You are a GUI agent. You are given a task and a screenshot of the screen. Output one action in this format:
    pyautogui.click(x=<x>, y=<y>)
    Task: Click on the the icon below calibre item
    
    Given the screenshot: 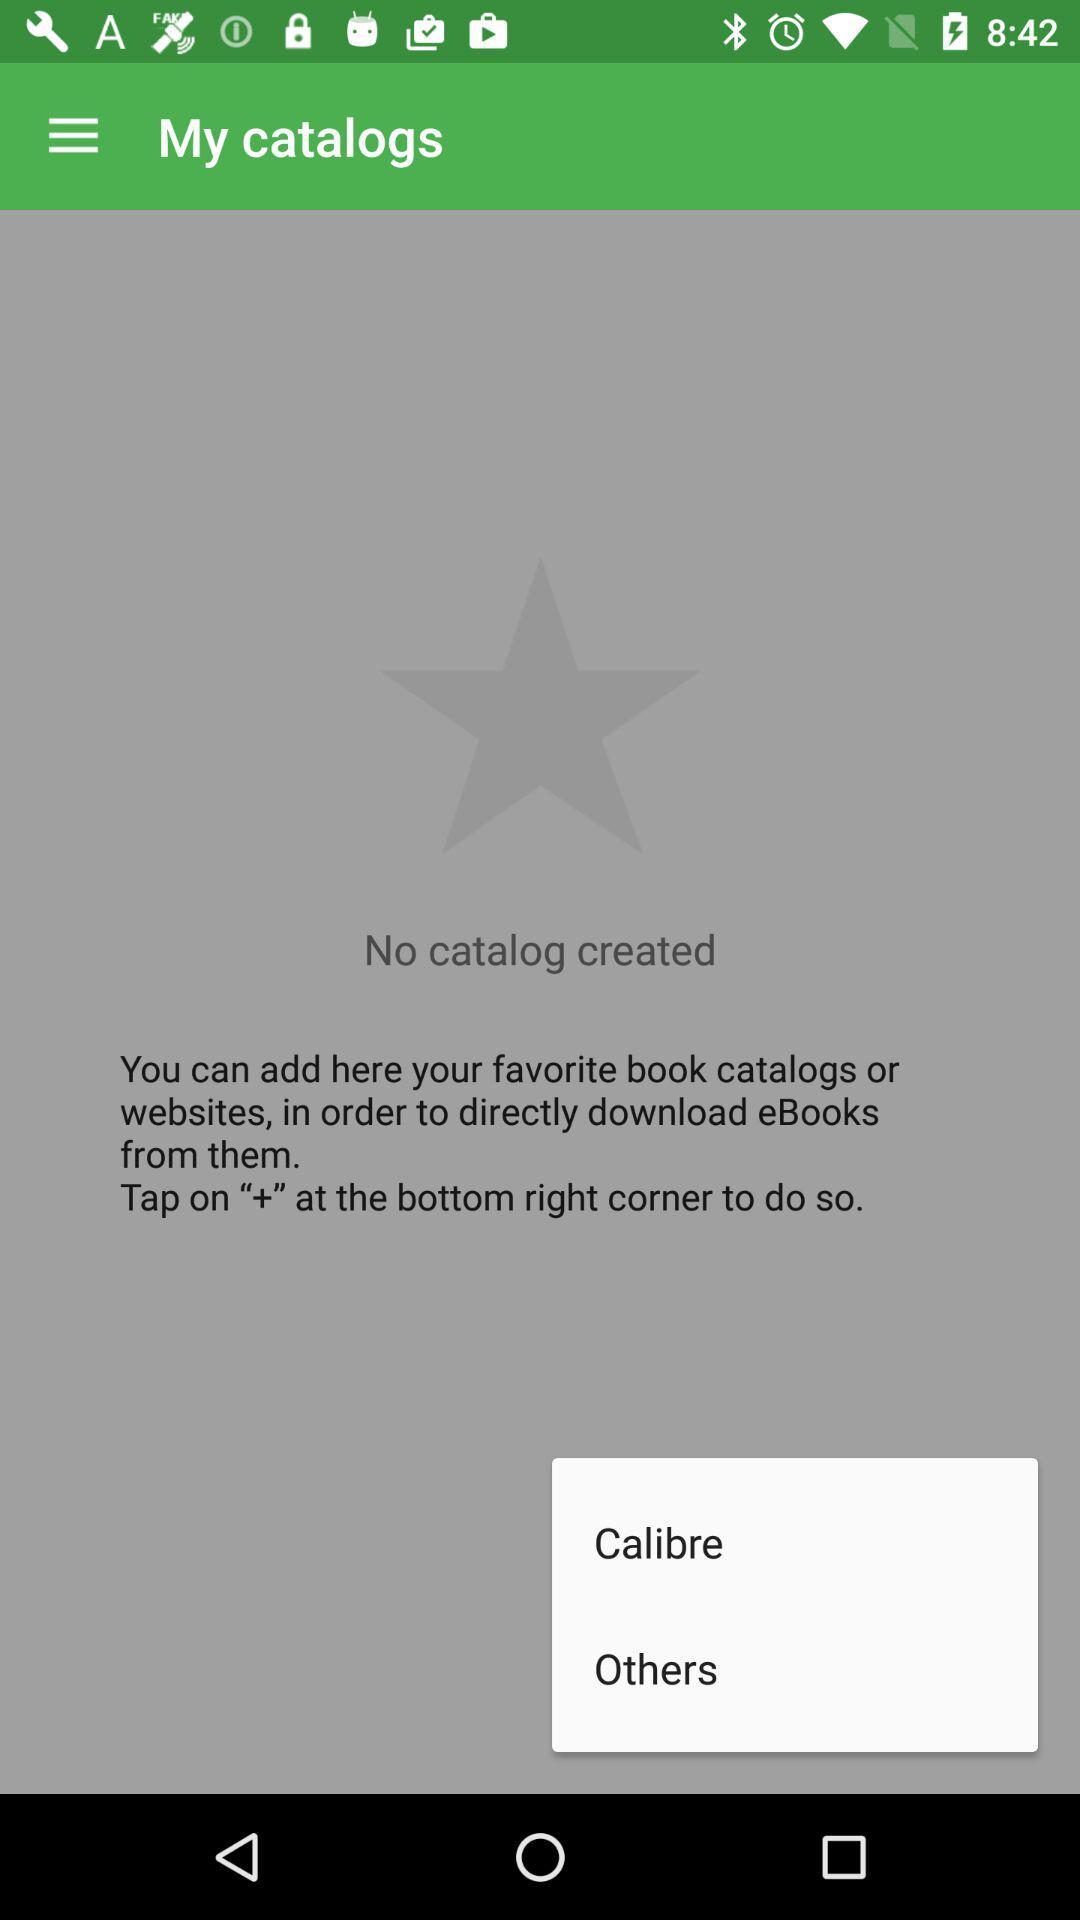 What is the action you would take?
    pyautogui.click(x=816, y=1668)
    